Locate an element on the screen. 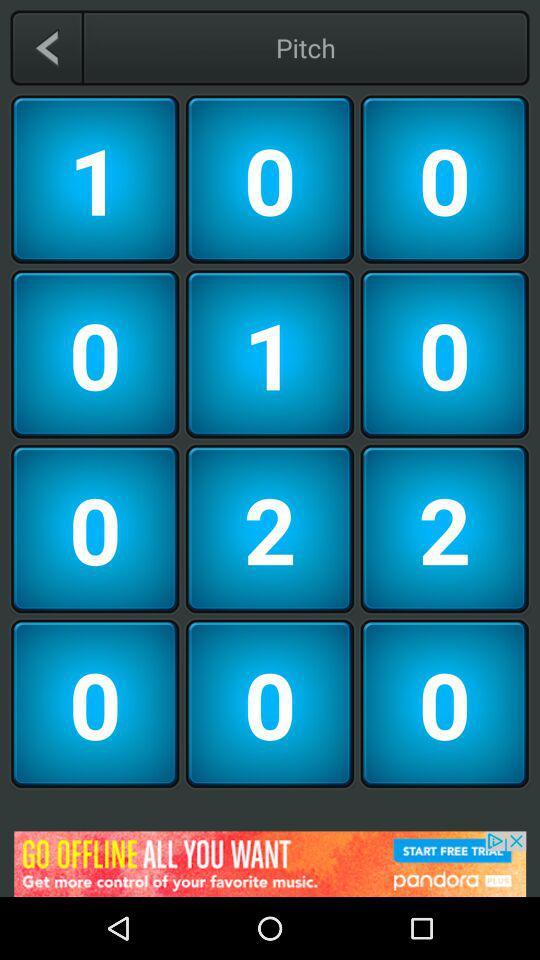 This screenshot has width=540, height=960. advertisement is located at coordinates (270, 863).